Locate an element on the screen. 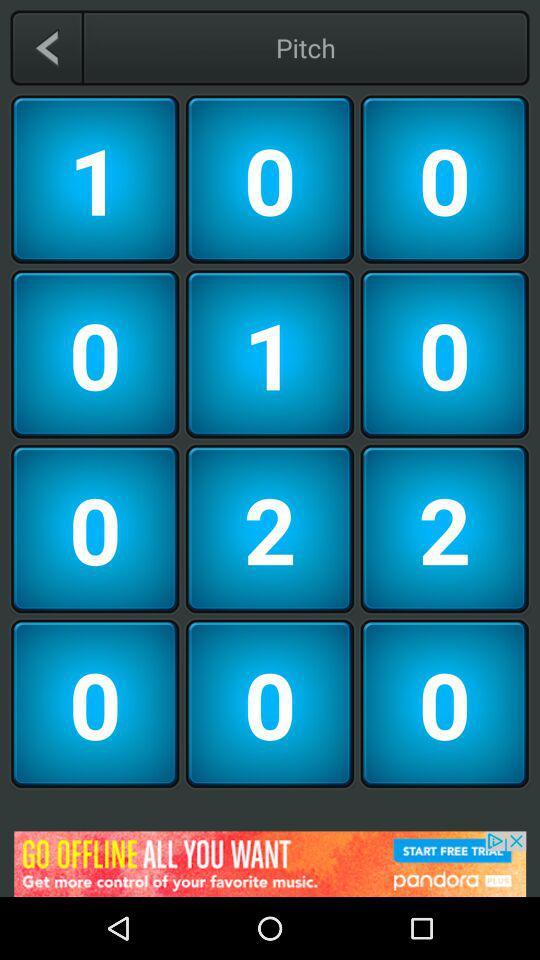 This screenshot has width=540, height=960. advertisement is located at coordinates (270, 863).